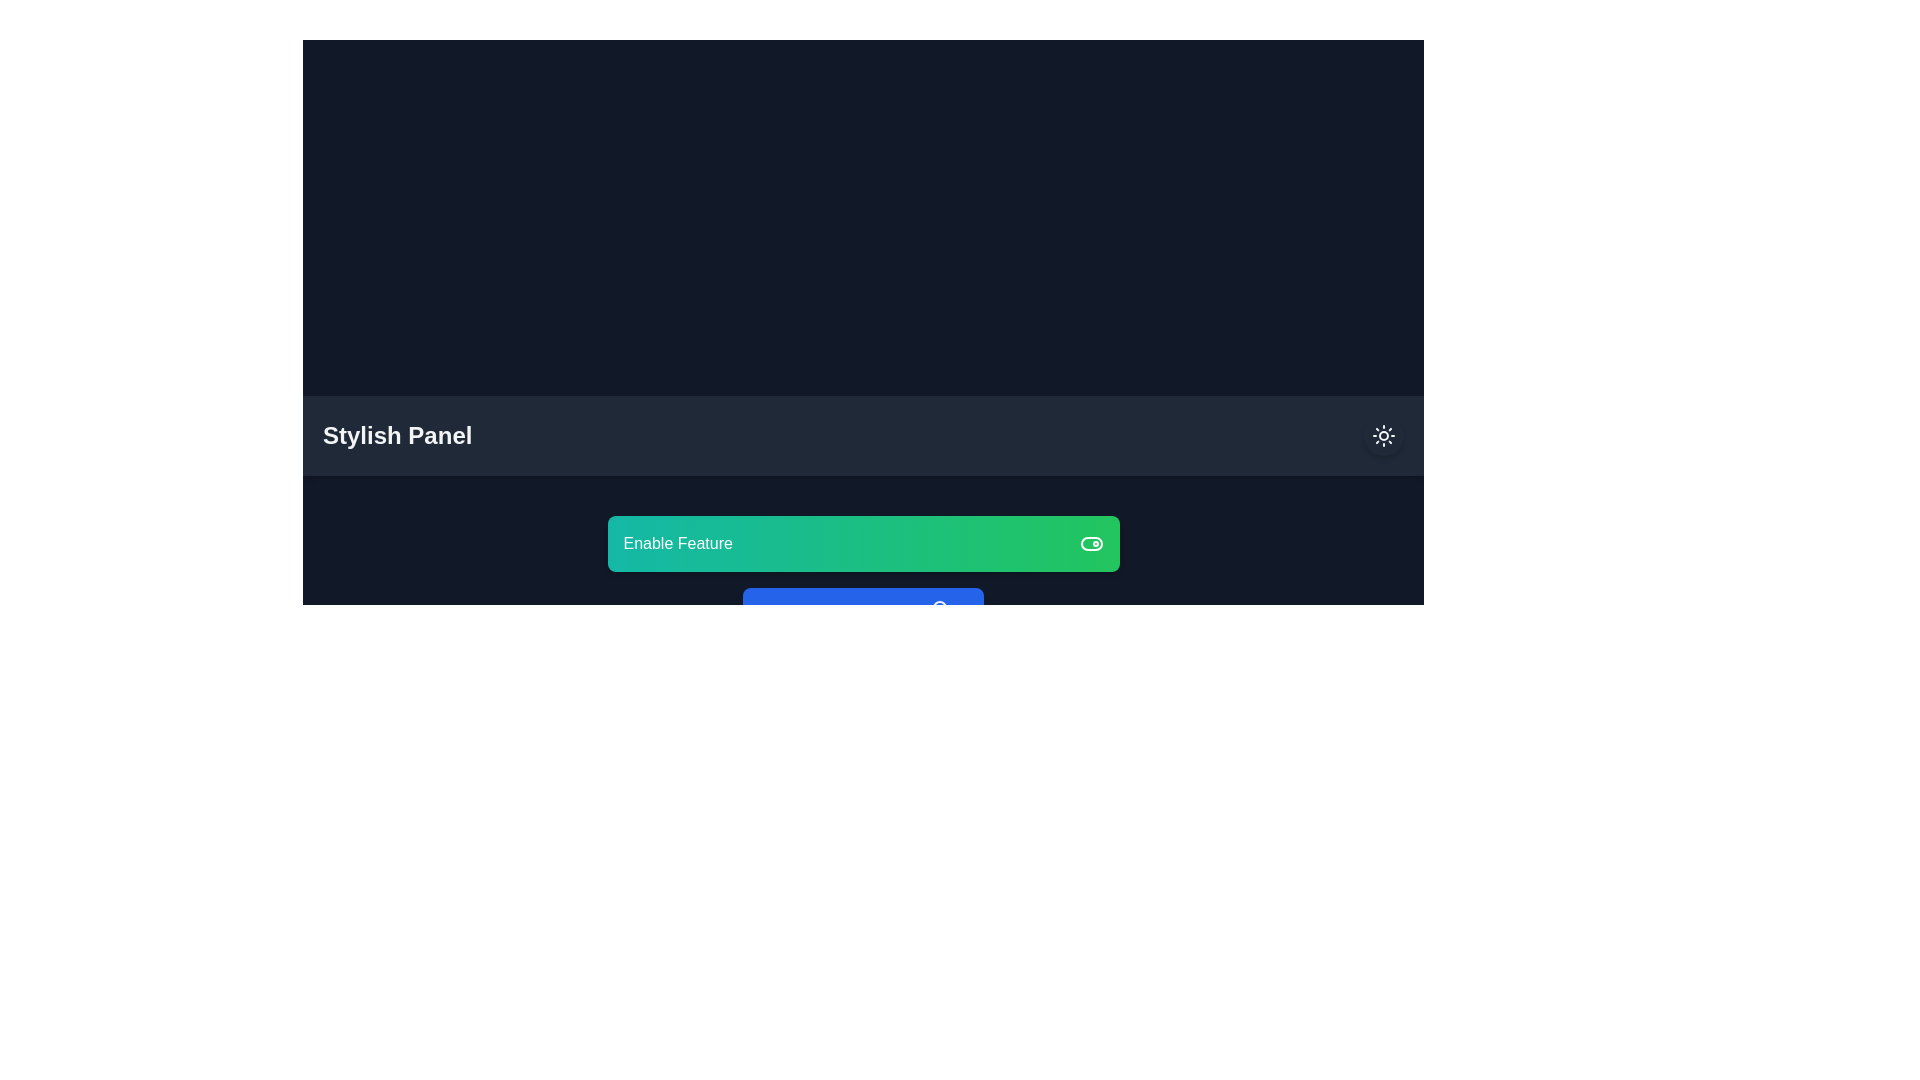  Describe the element at coordinates (939, 608) in the screenshot. I see `the bell-shaped notification icon located in the upper section of the user interface` at that location.